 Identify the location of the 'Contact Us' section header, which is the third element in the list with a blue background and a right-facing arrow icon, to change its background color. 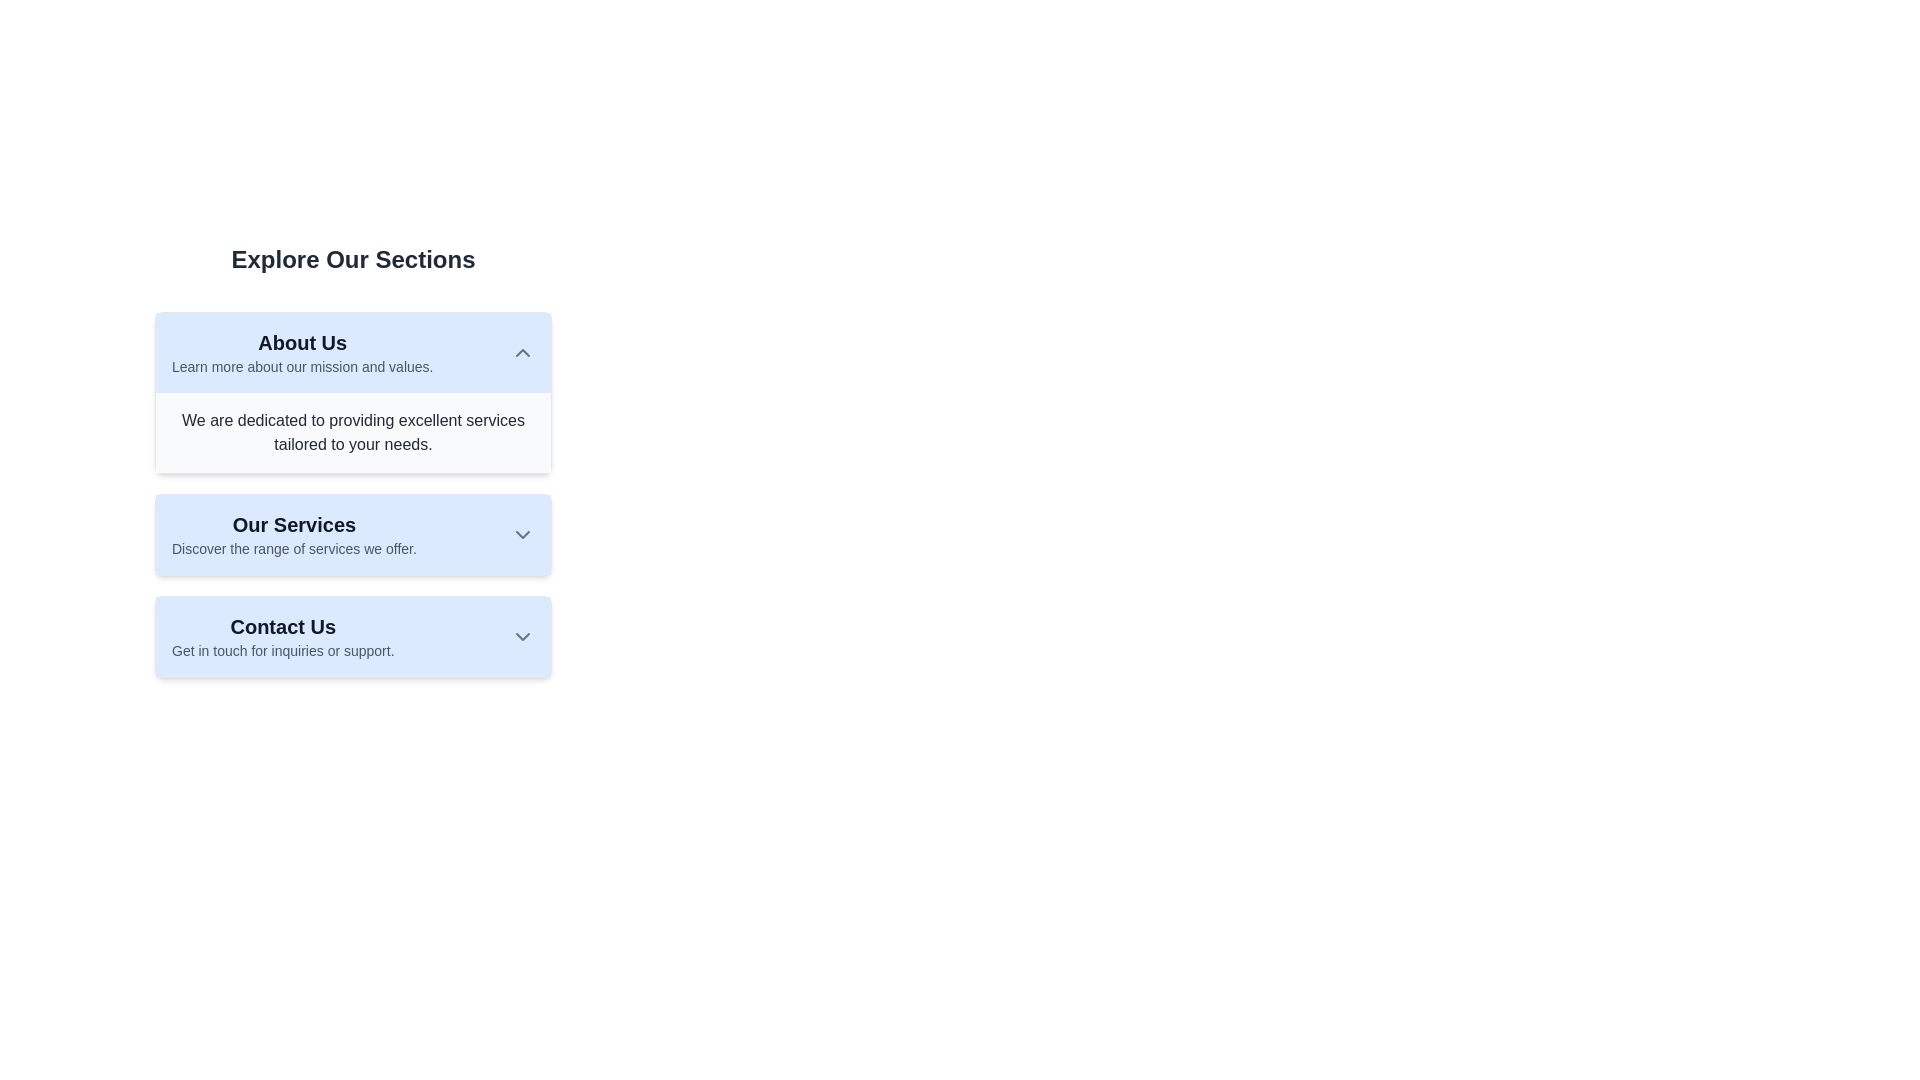
(353, 636).